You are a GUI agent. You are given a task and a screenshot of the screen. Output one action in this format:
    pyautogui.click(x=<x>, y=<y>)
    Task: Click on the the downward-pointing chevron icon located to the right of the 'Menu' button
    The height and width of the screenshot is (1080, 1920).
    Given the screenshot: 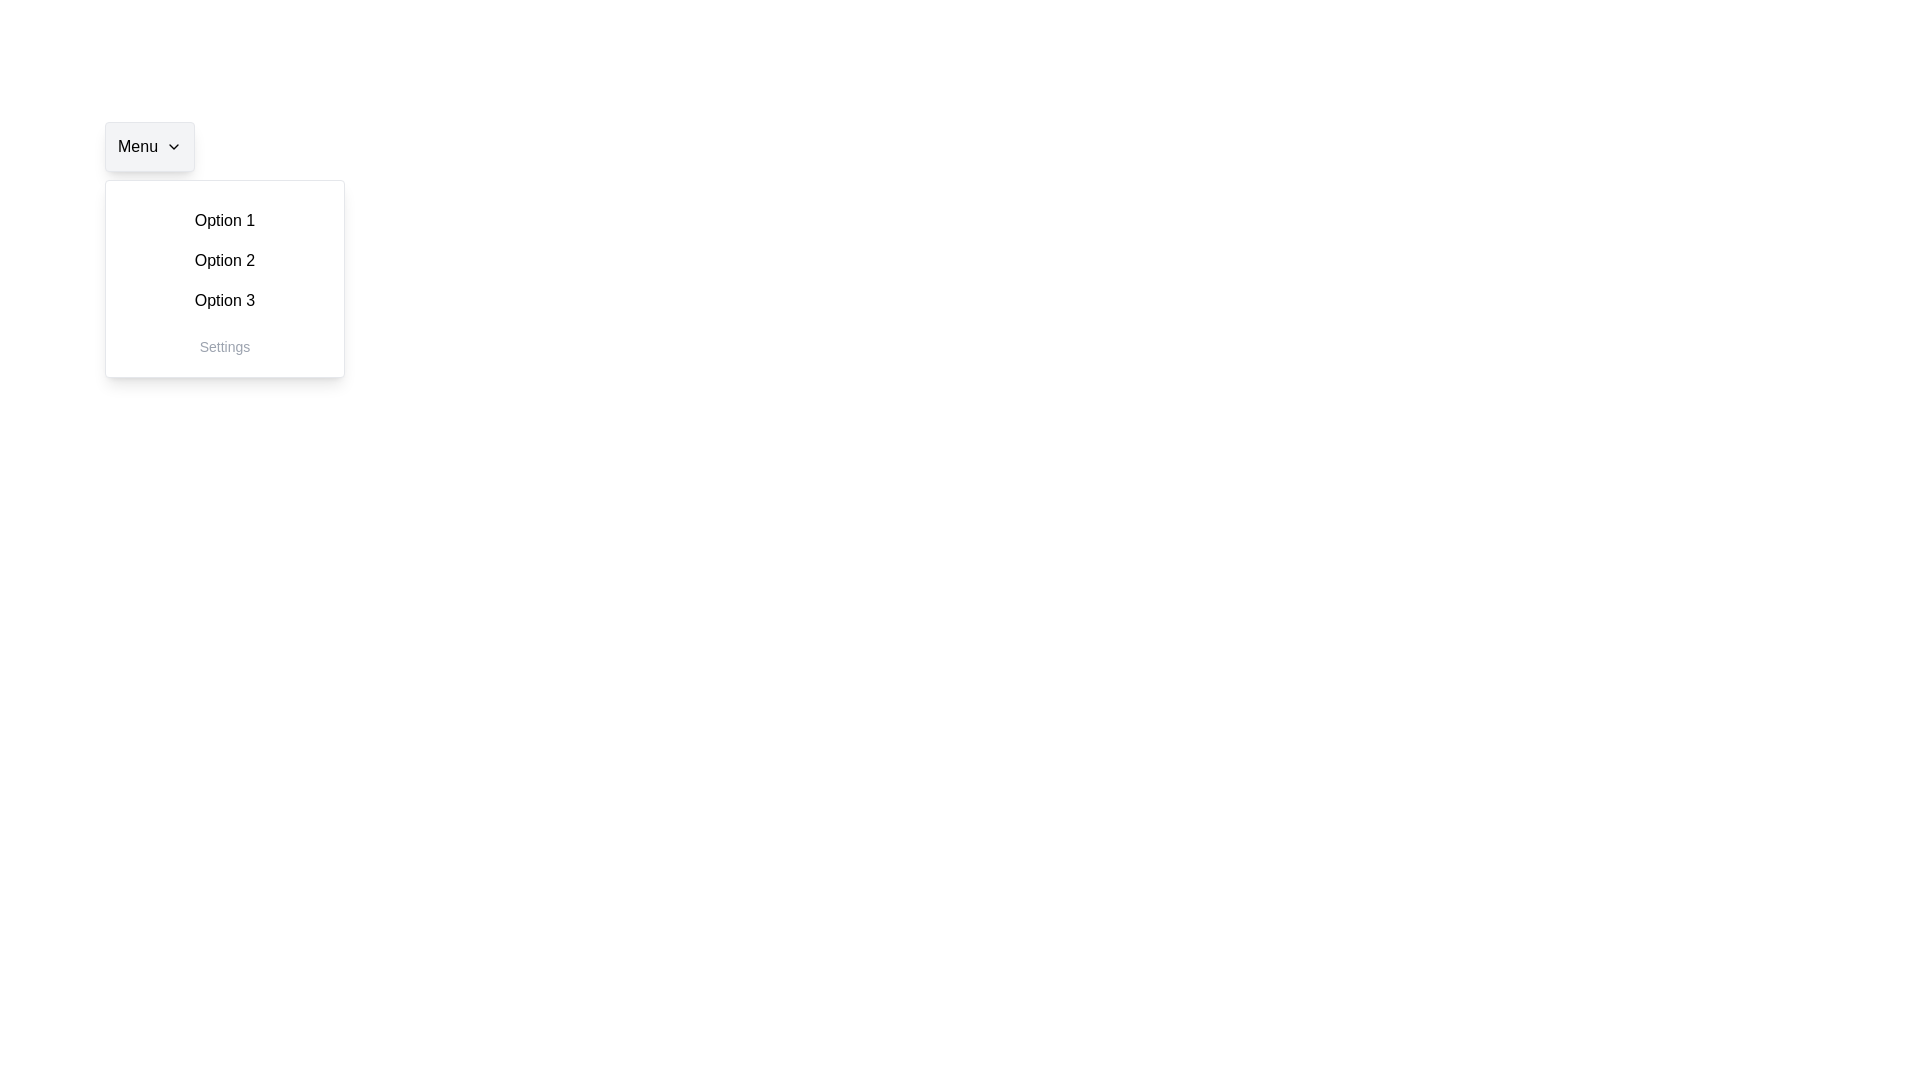 What is the action you would take?
    pyautogui.click(x=173, y=145)
    